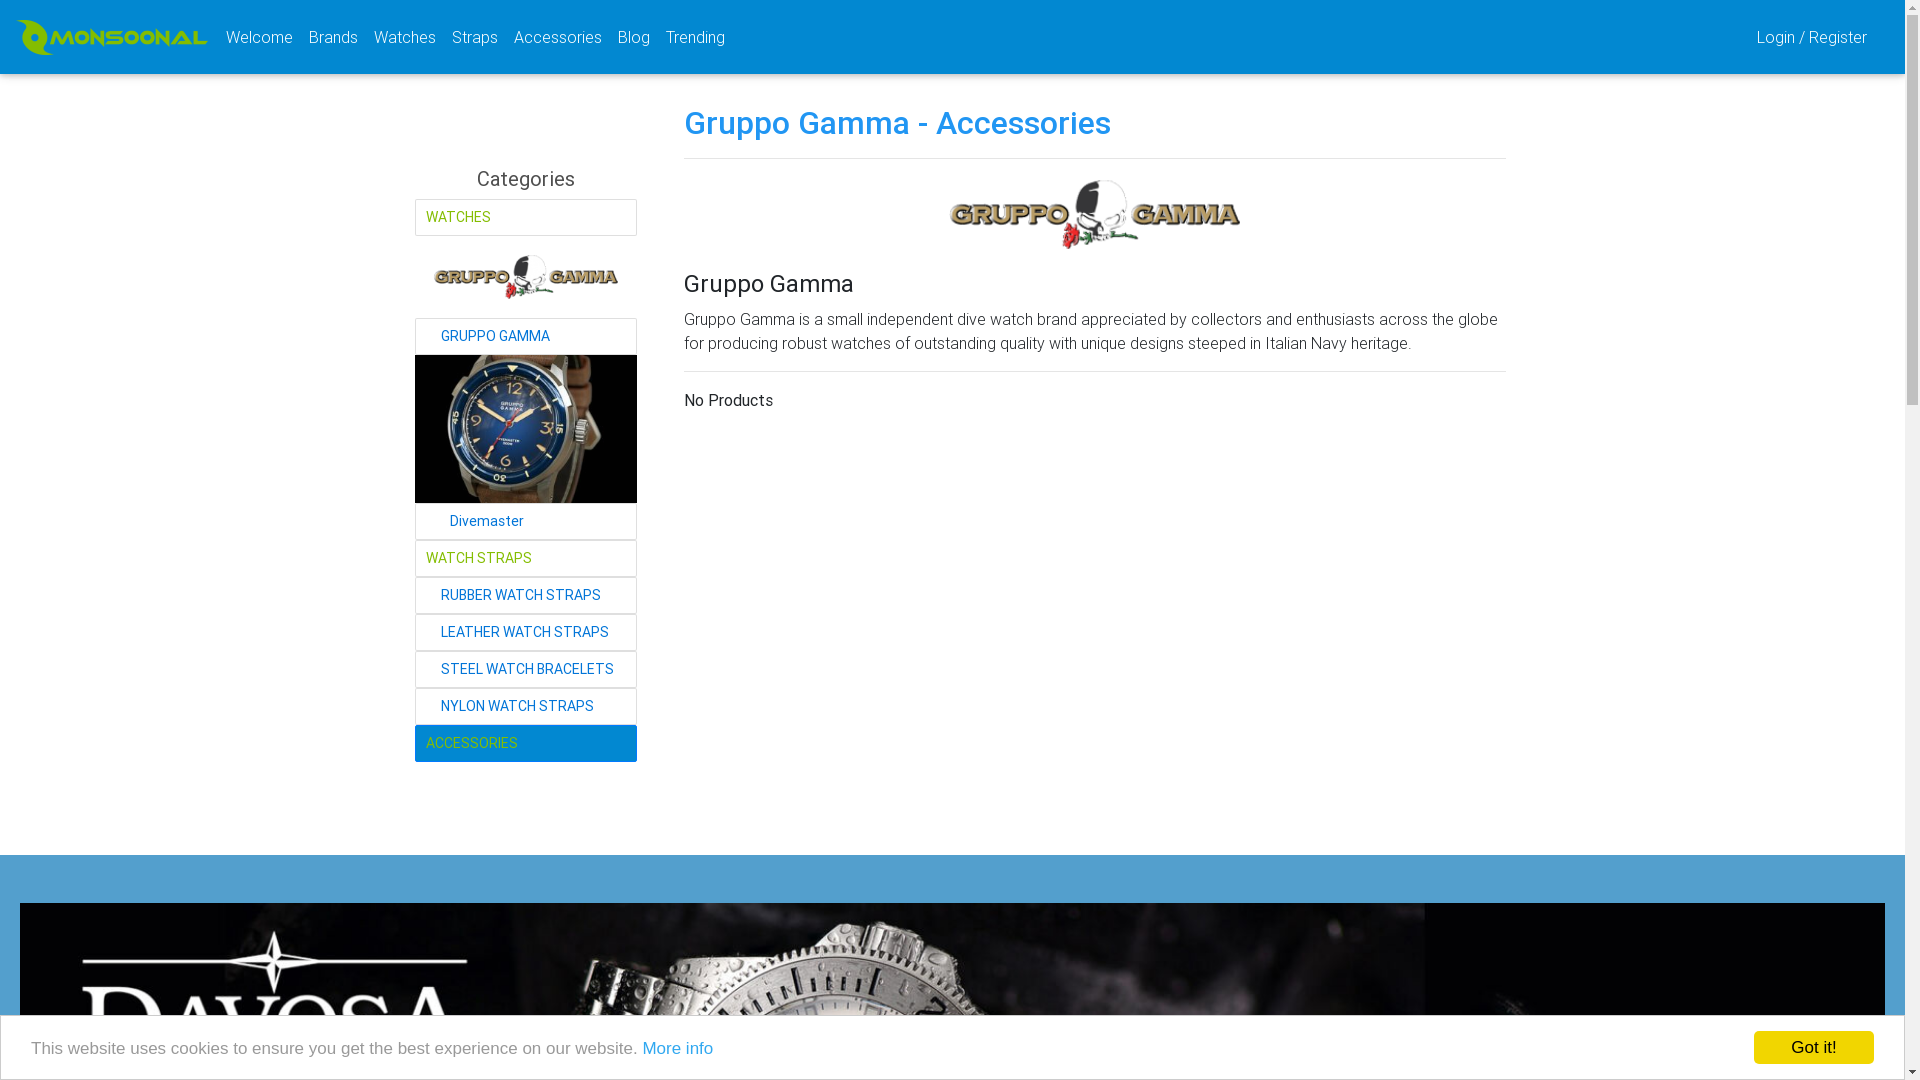  Describe the element at coordinates (557, 37) in the screenshot. I see `'Accessories` at that location.